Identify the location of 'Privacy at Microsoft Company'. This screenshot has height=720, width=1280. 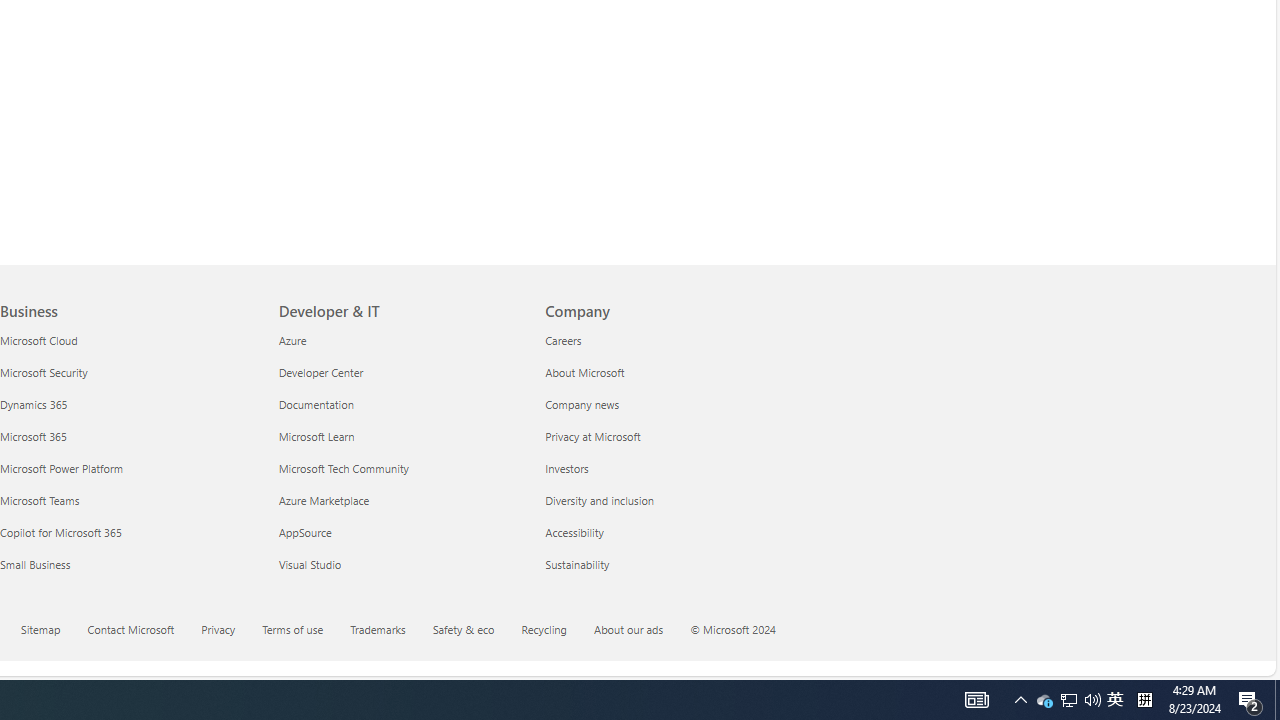
(592, 434).